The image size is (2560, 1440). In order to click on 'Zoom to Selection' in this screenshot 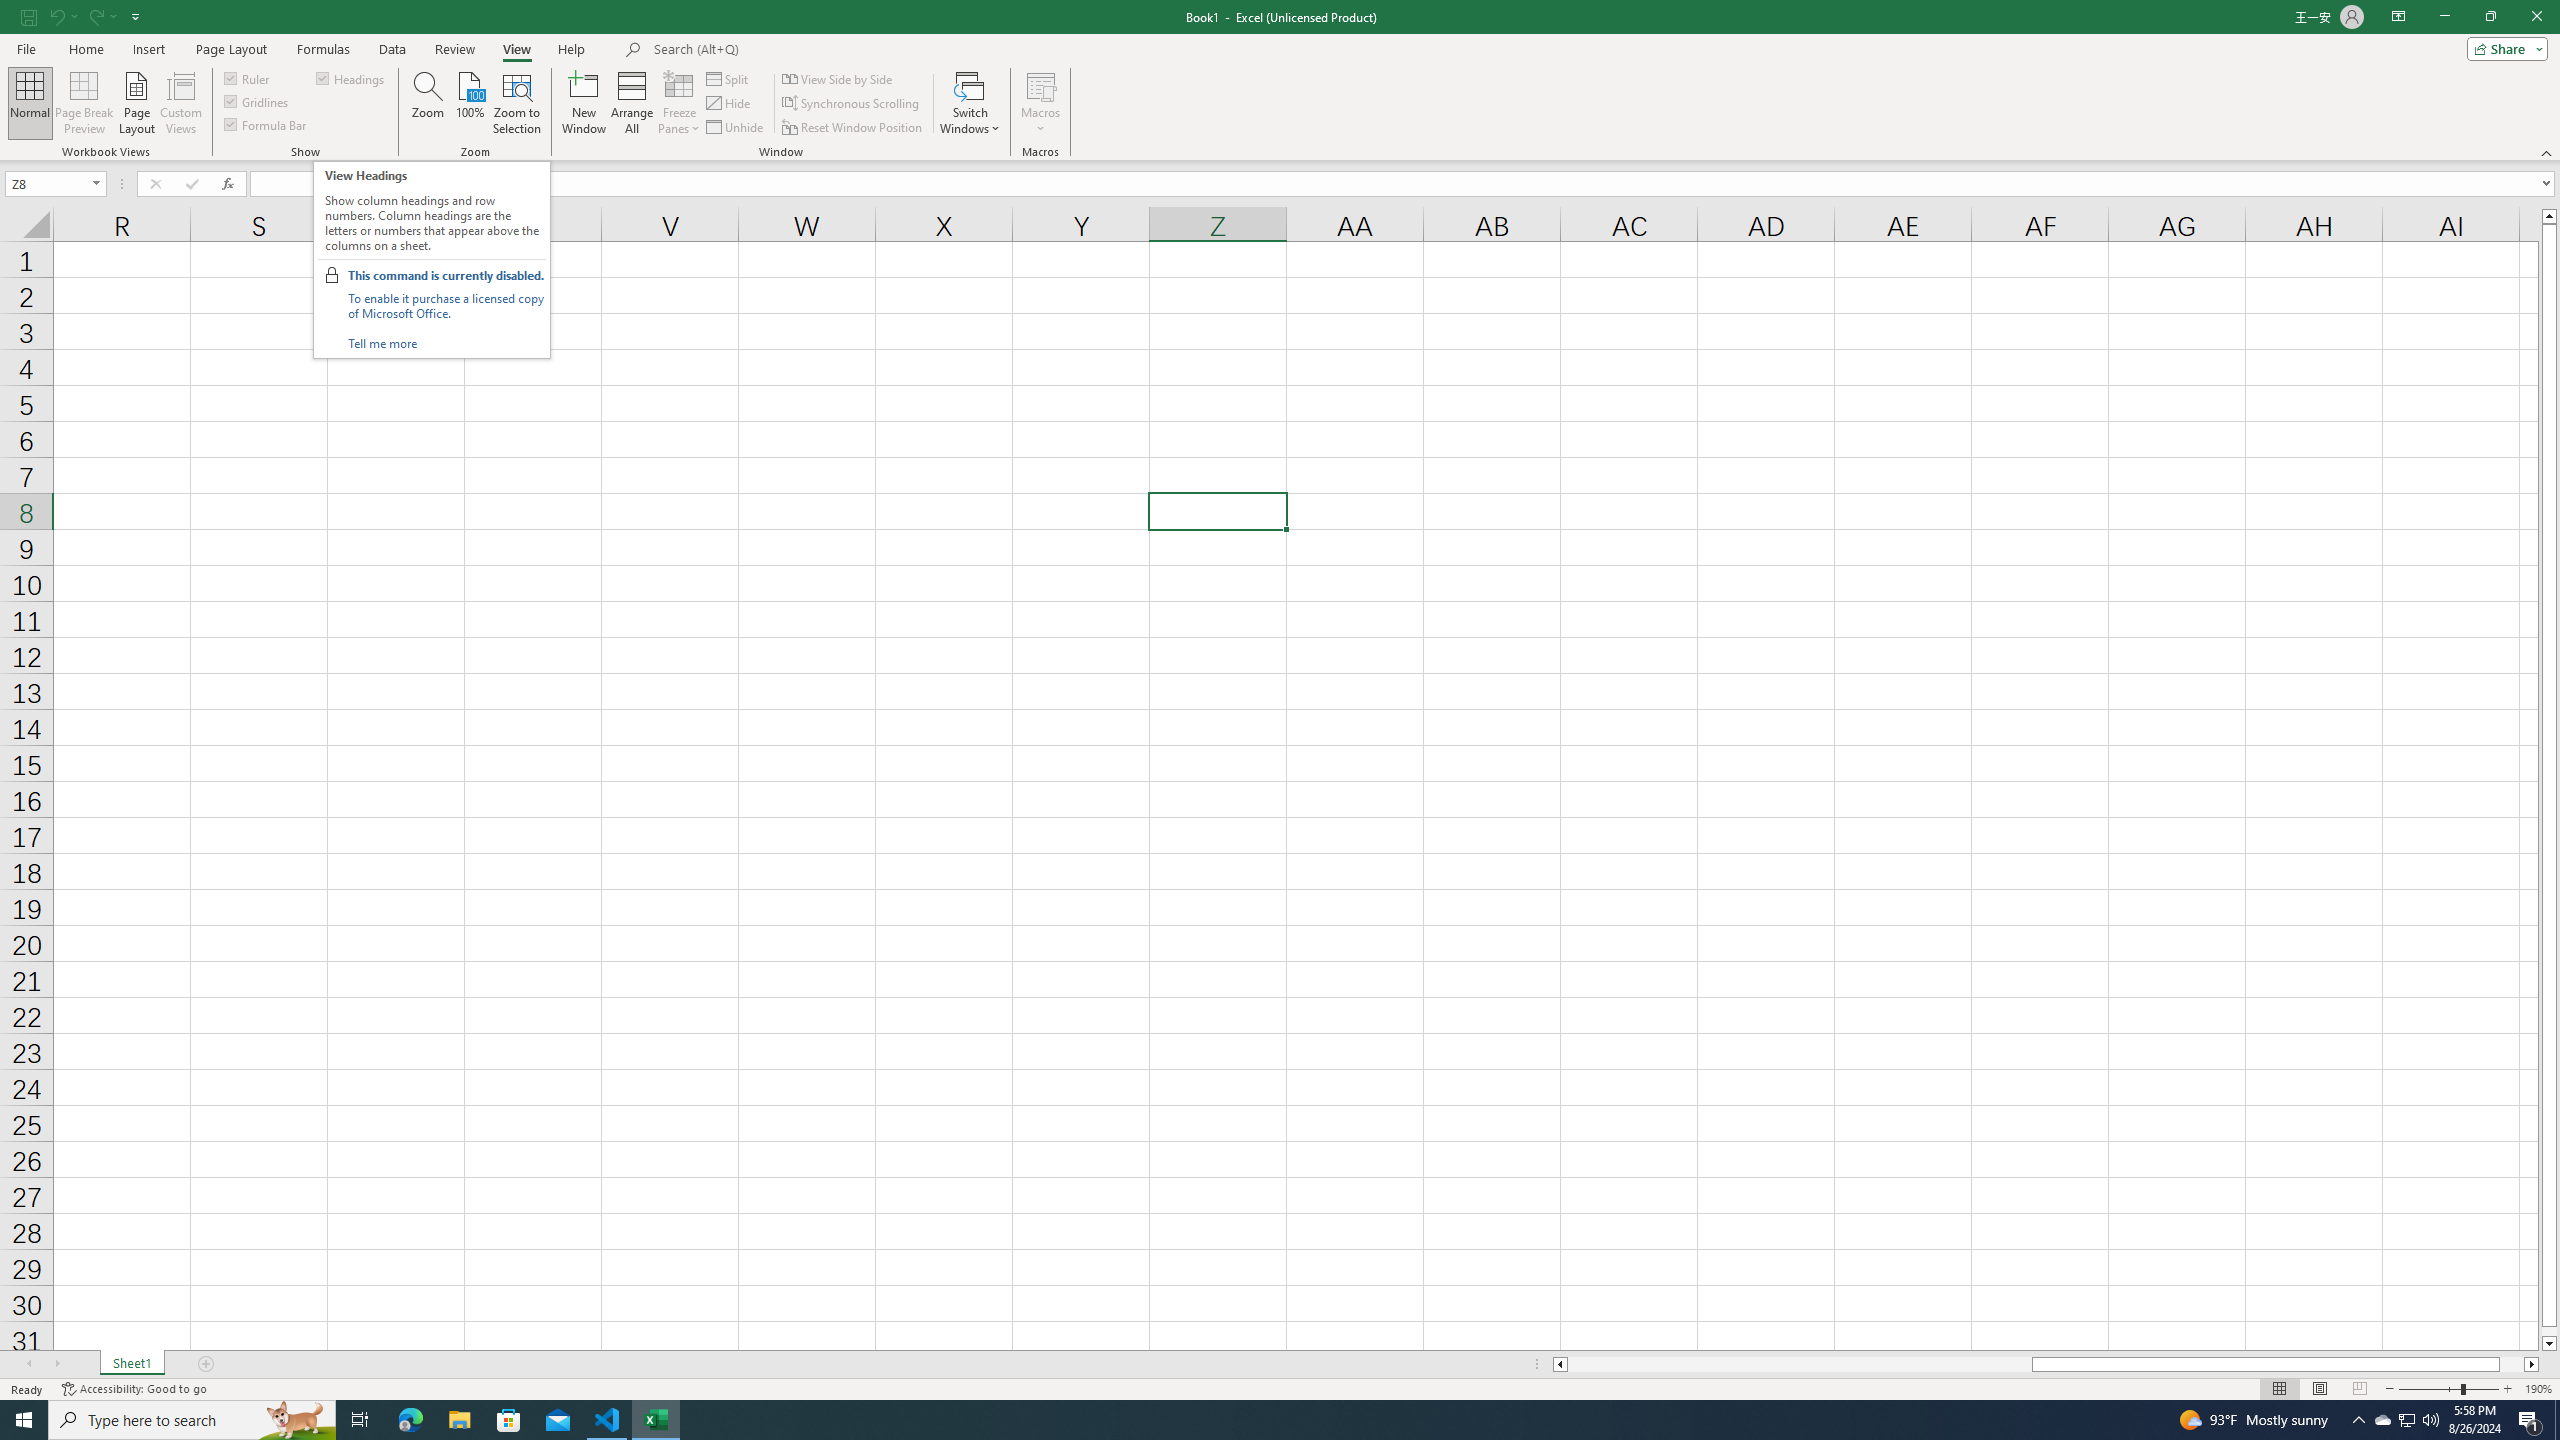, I will do `click(517, 103)`.